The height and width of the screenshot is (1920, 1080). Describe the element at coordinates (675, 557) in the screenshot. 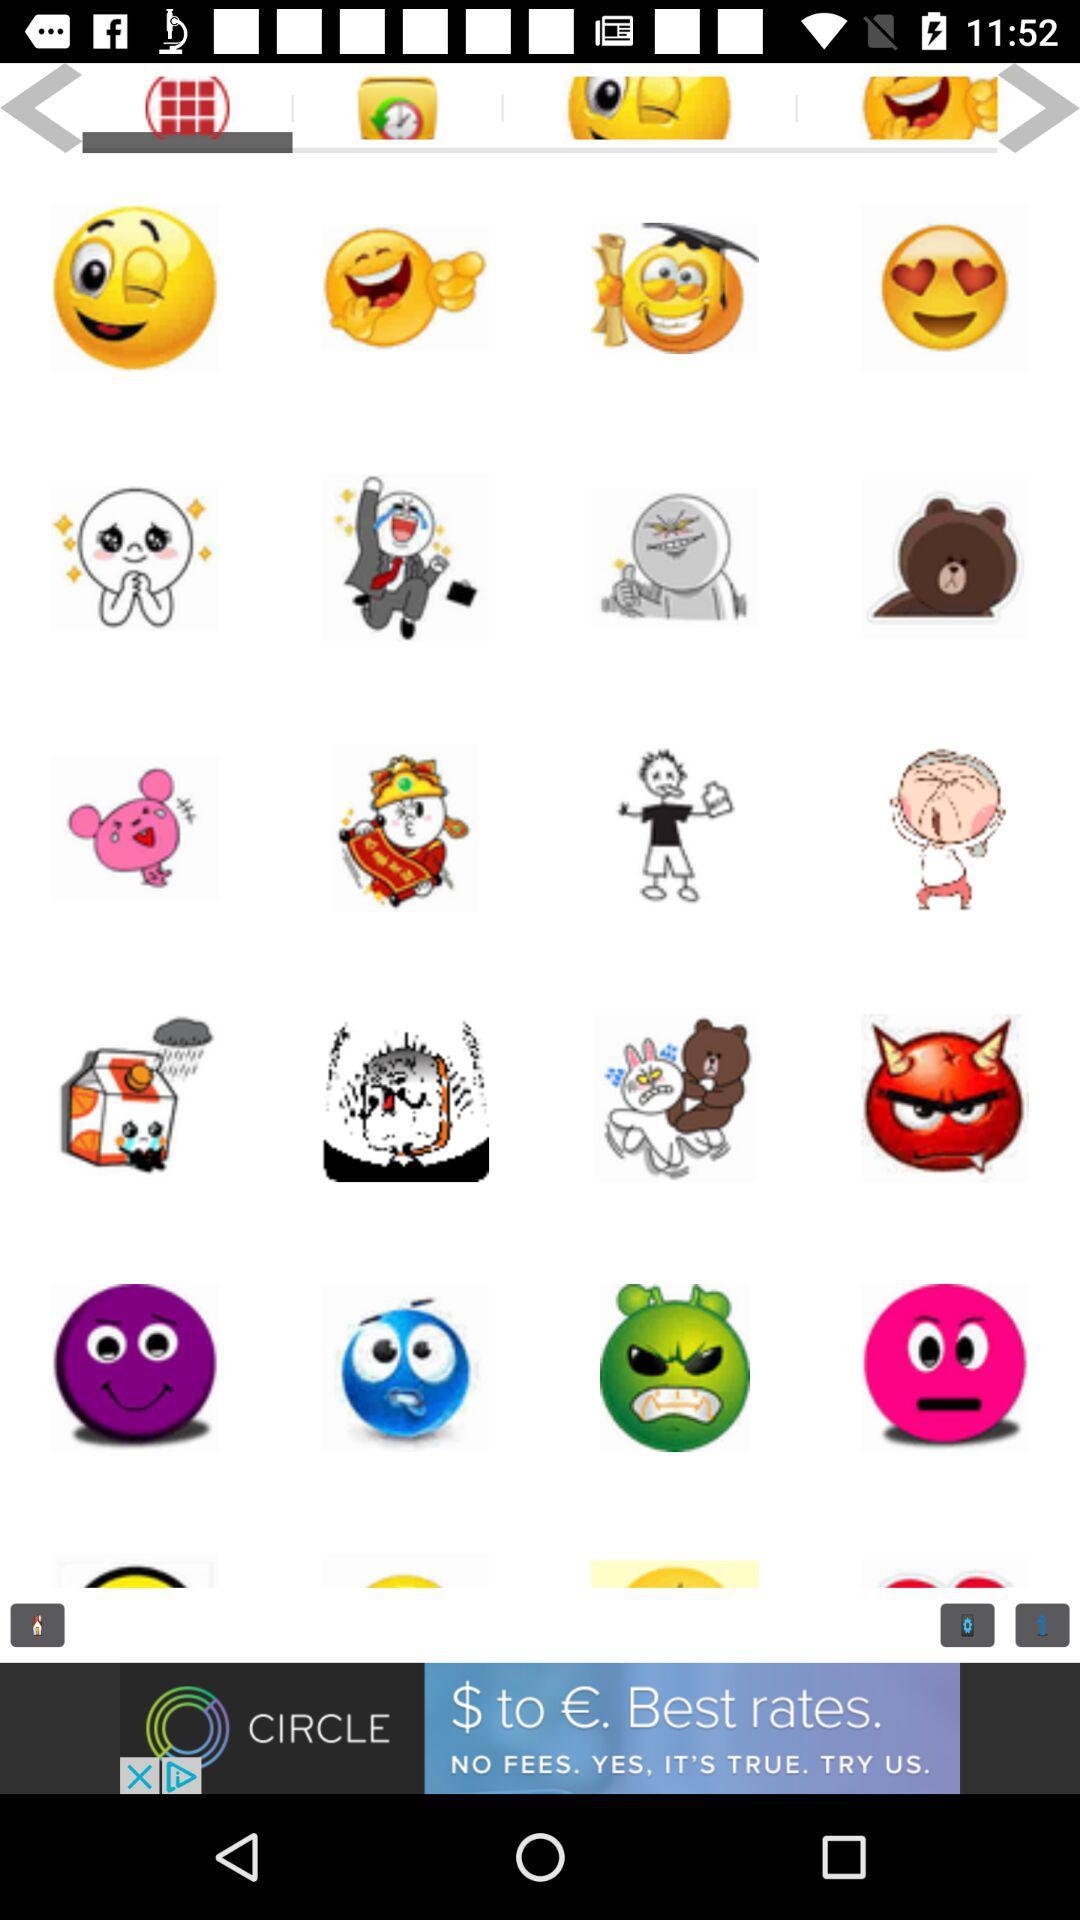

I see `this icon` at that location.